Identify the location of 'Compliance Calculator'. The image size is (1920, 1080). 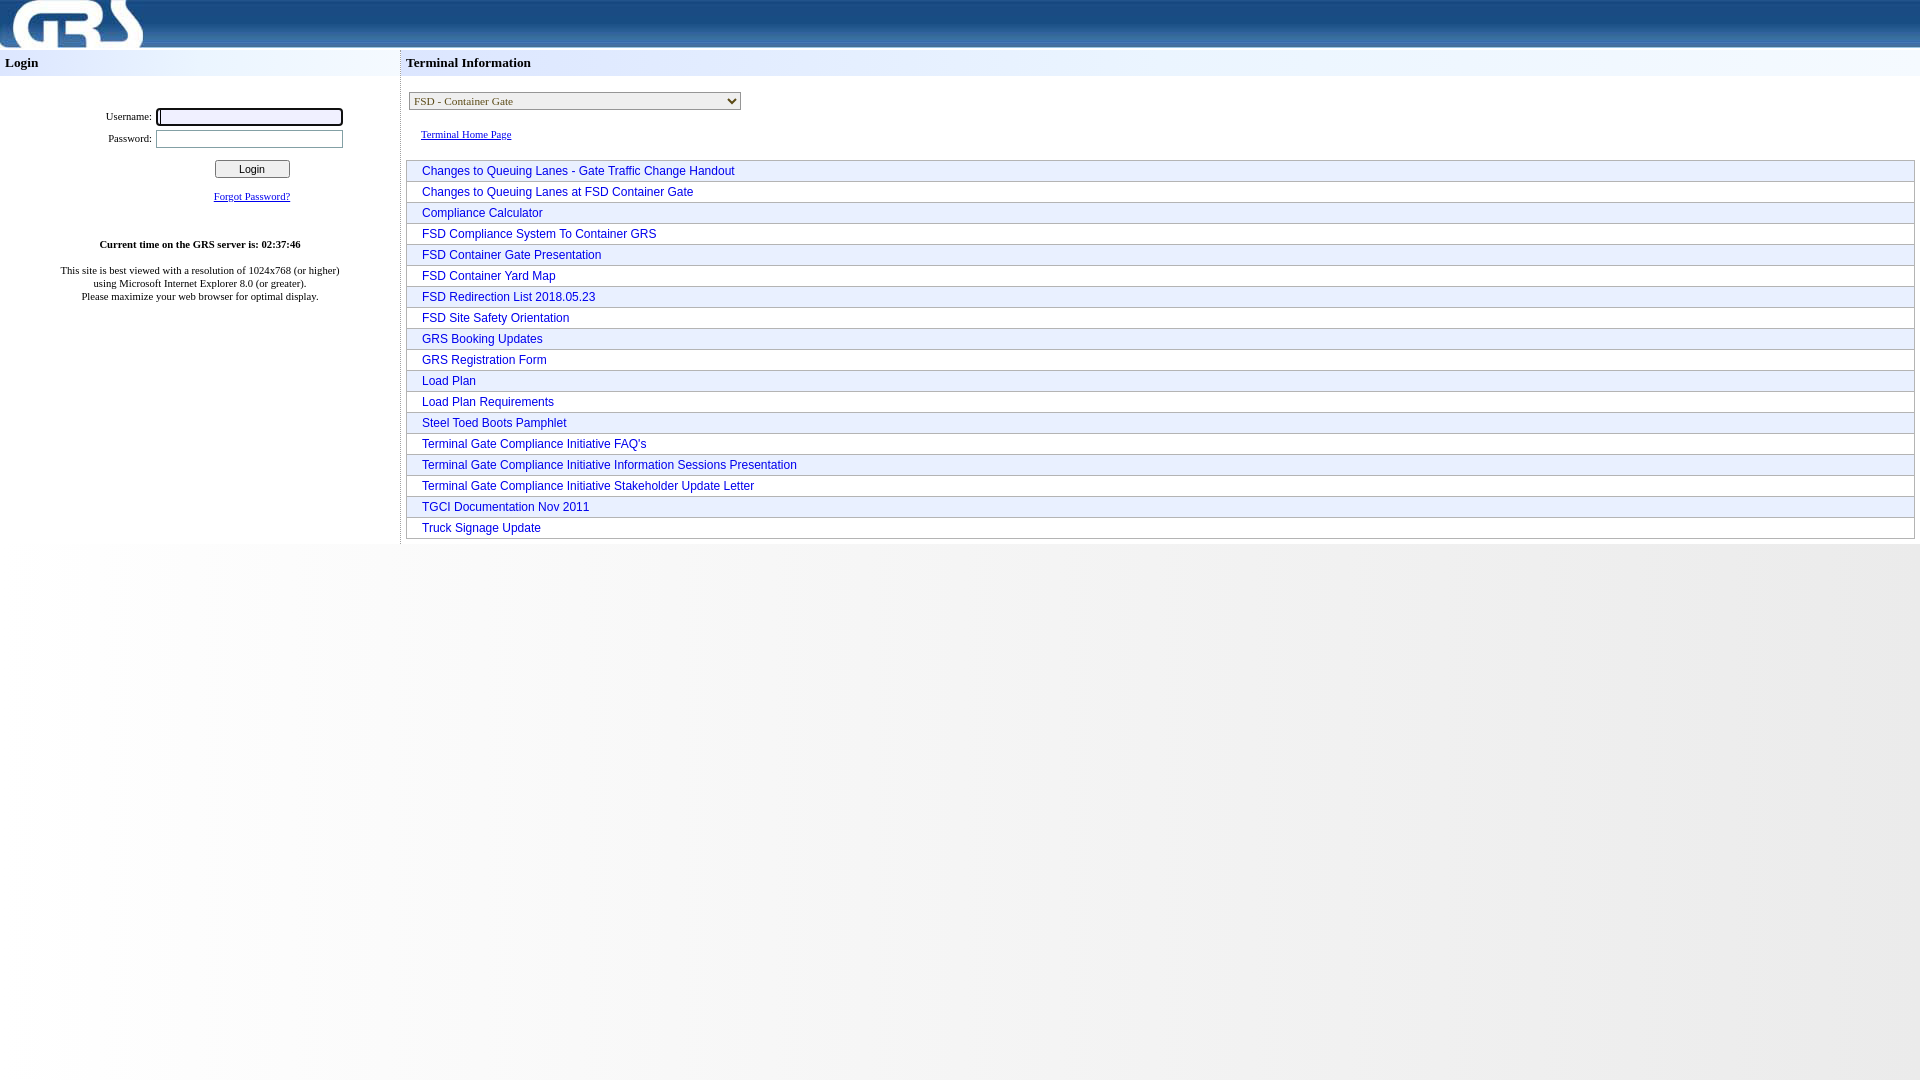
(476, 212).